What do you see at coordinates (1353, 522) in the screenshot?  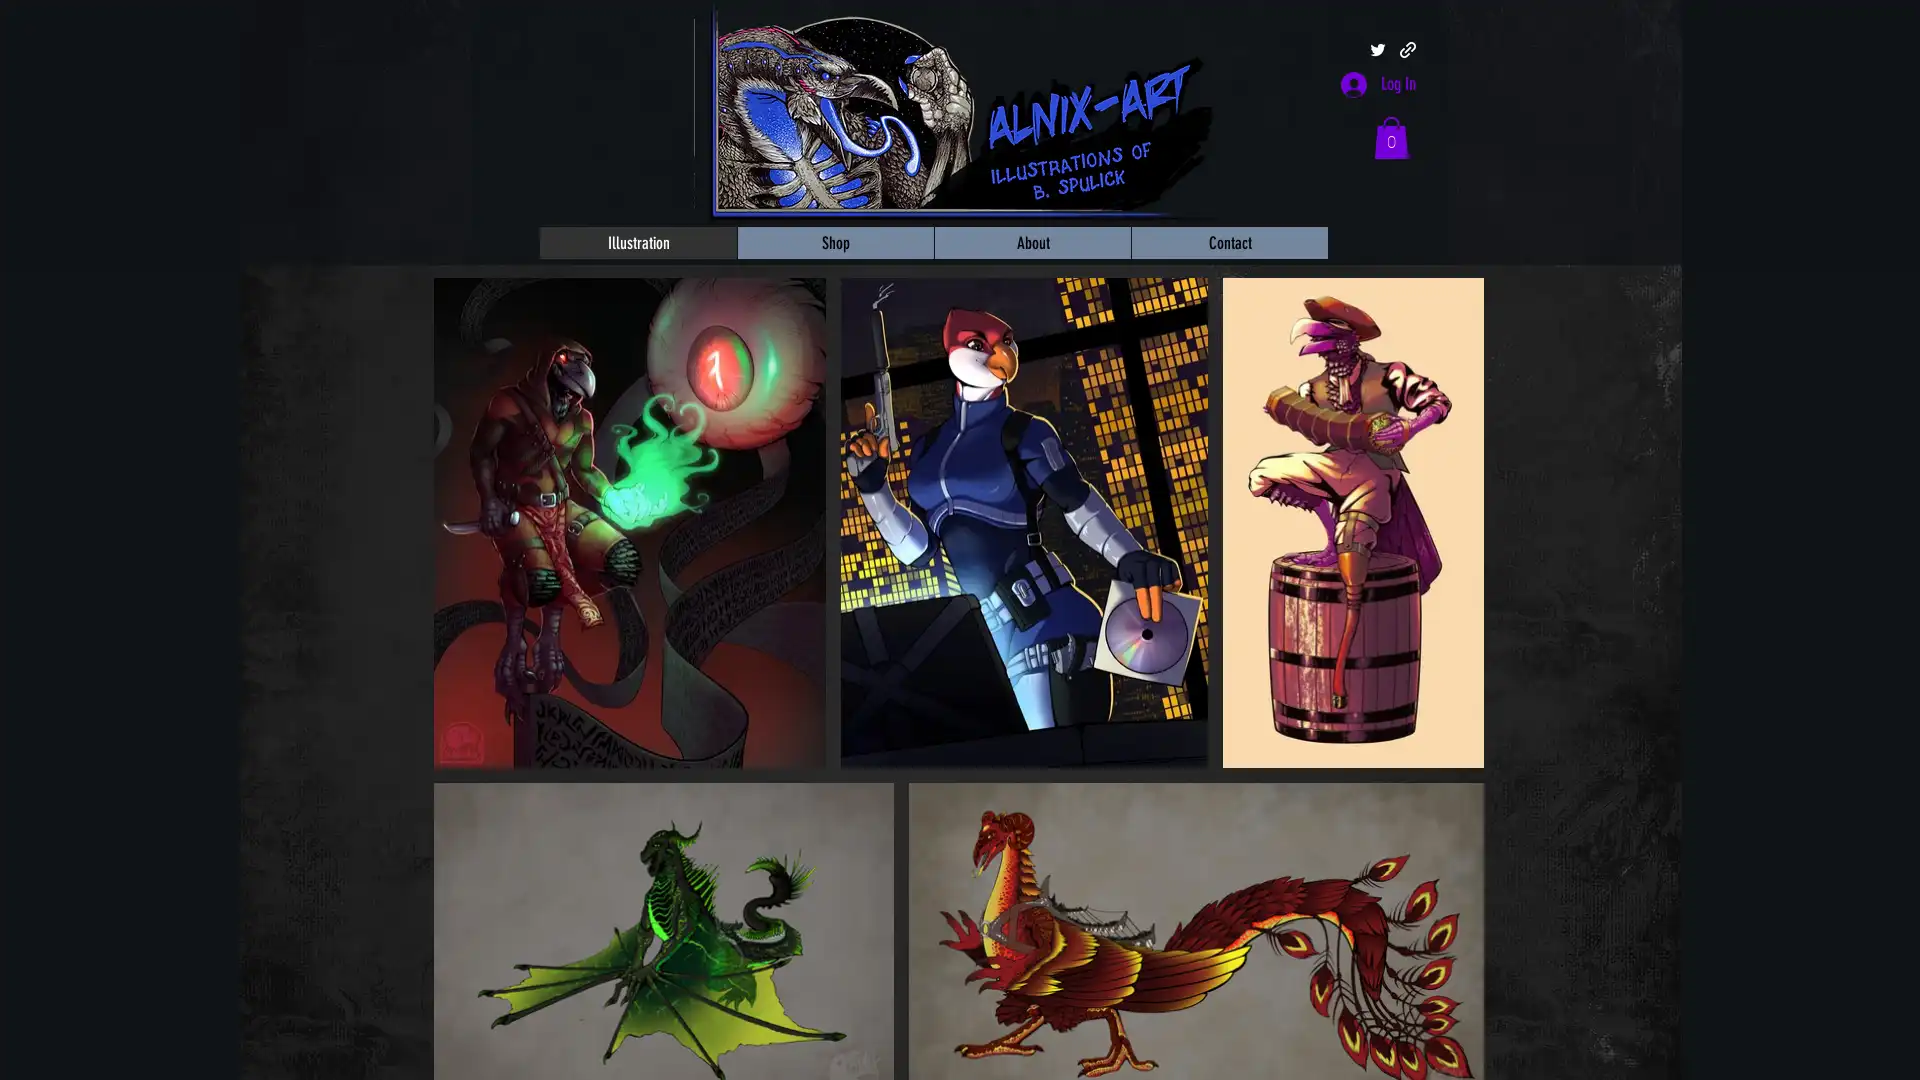 I see `Spulick_FWA2019Standee.jpg` at bounding box center [1353, 522].